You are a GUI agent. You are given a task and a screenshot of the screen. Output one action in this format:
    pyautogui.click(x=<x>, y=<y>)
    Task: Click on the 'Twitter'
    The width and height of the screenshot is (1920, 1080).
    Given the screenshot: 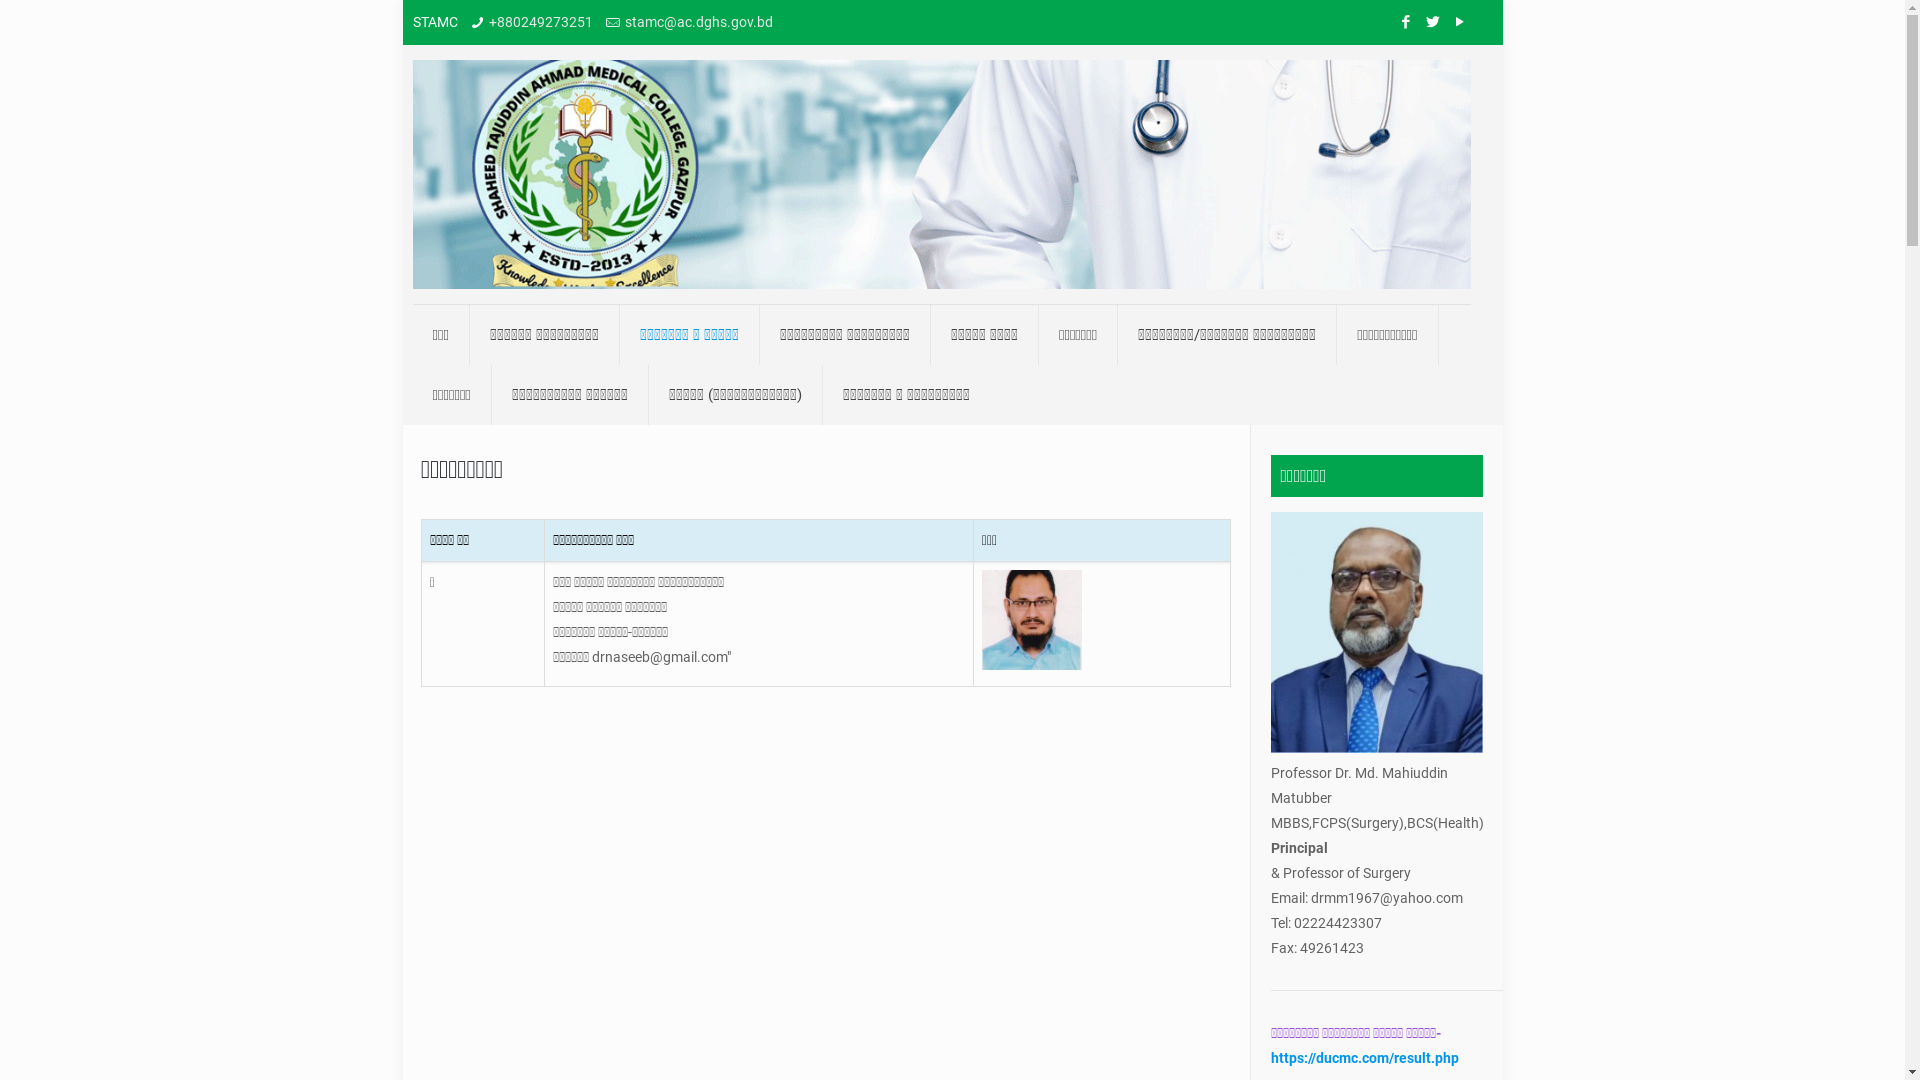 What is the action you would take?
    pyautogui.click(x=1432, y=22)
    